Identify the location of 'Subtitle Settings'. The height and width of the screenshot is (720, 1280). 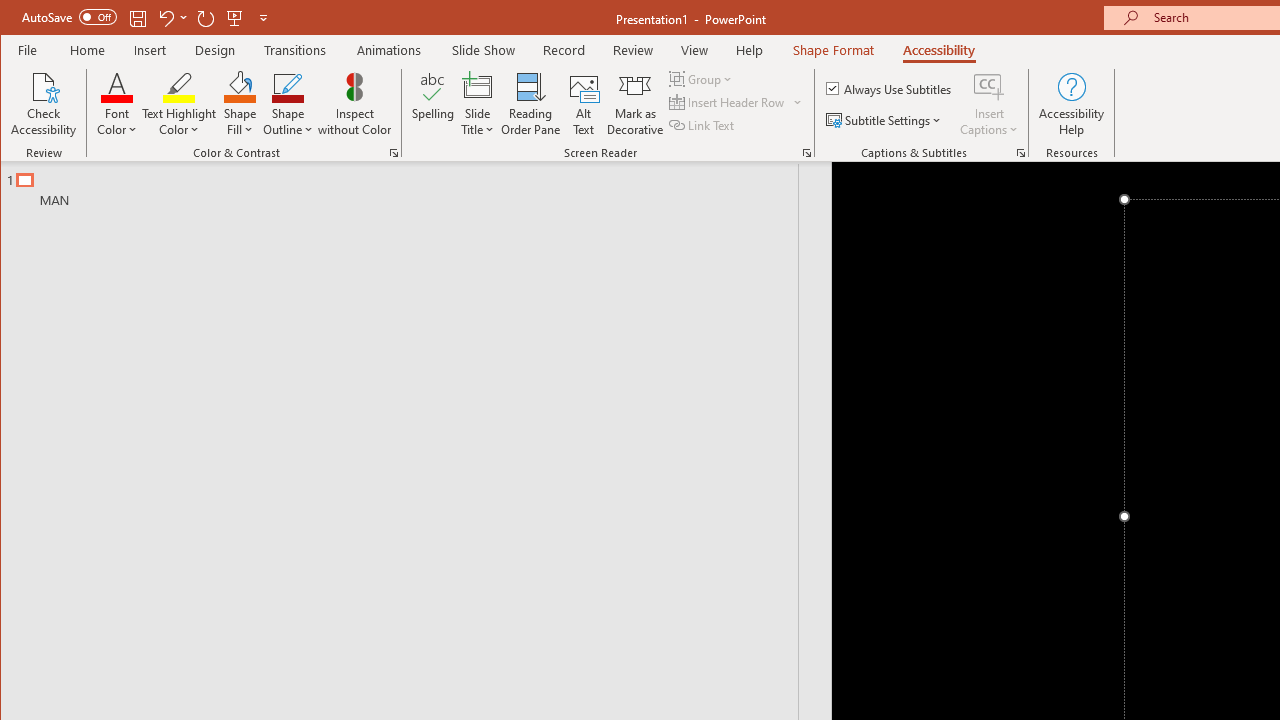
(884, 120).